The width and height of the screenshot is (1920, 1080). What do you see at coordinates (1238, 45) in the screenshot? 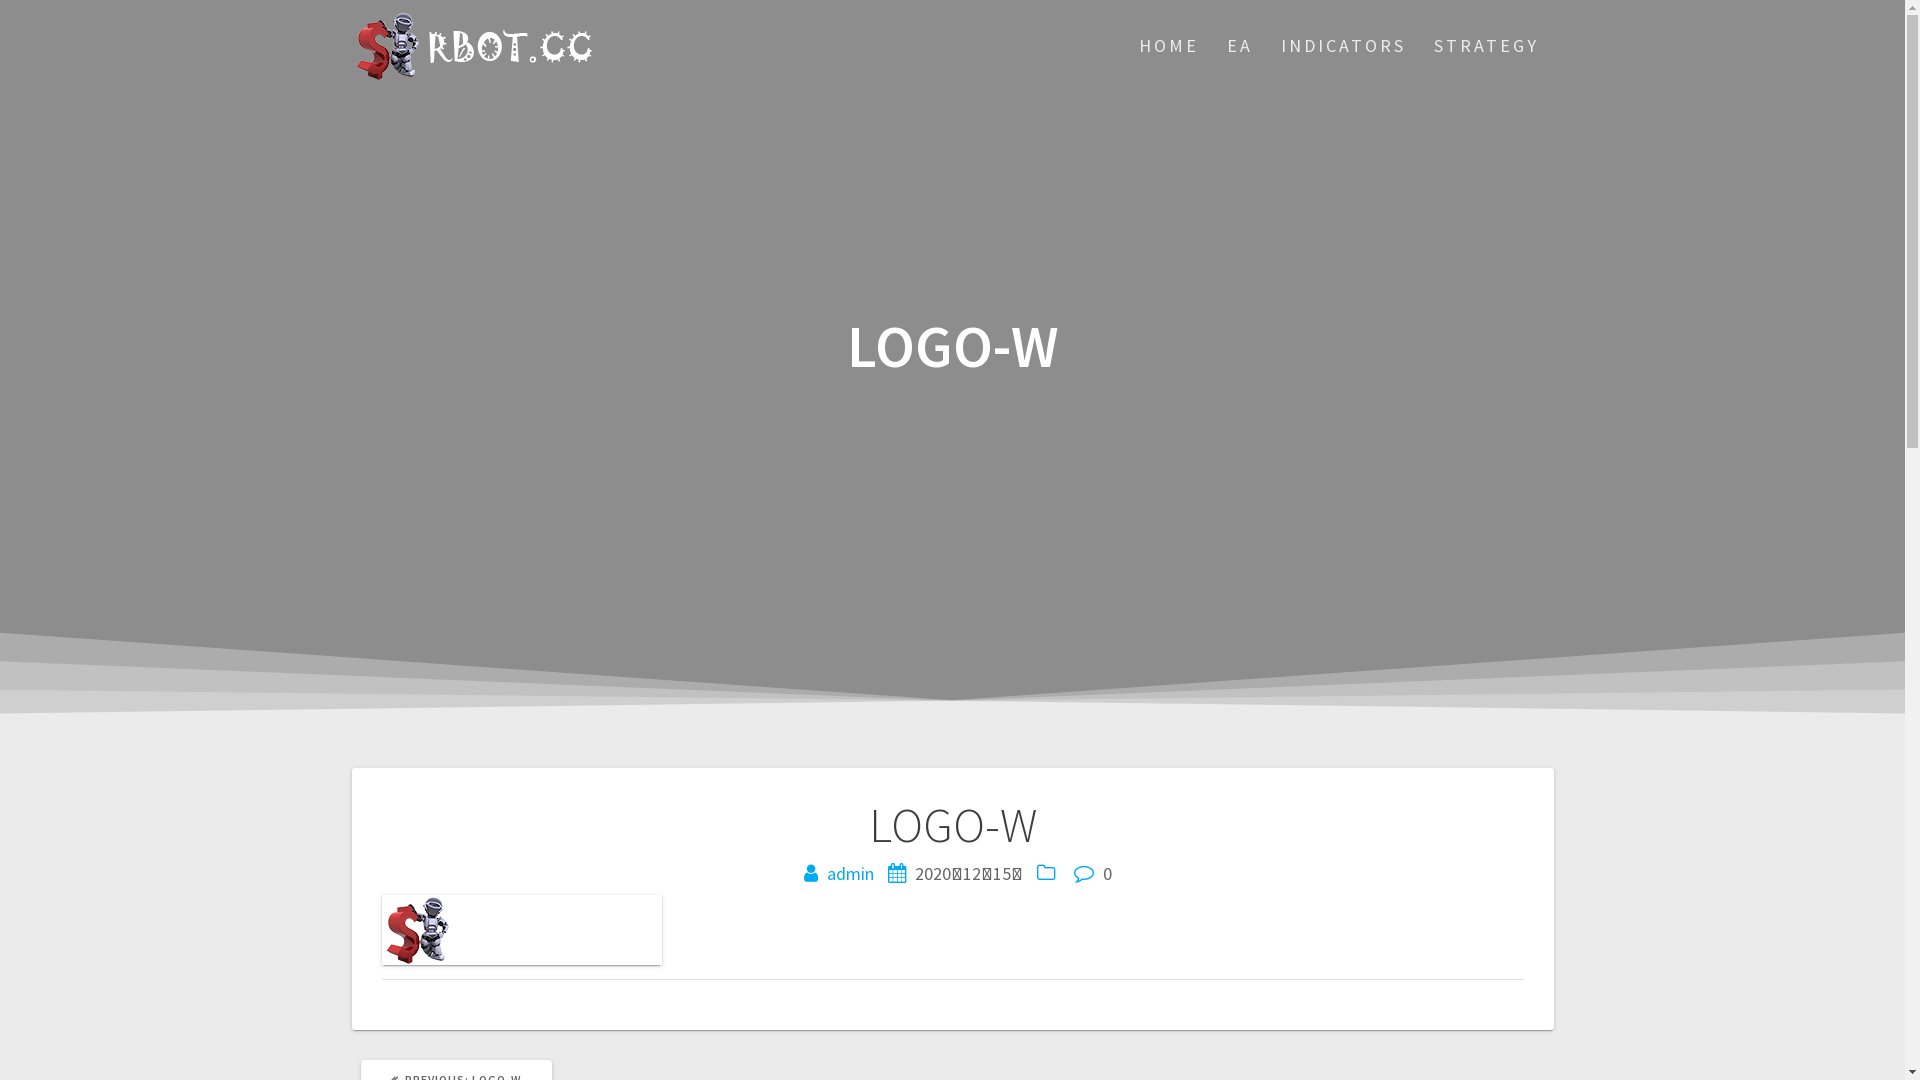
I see `'EA'` at bounding box center [1238, 45].